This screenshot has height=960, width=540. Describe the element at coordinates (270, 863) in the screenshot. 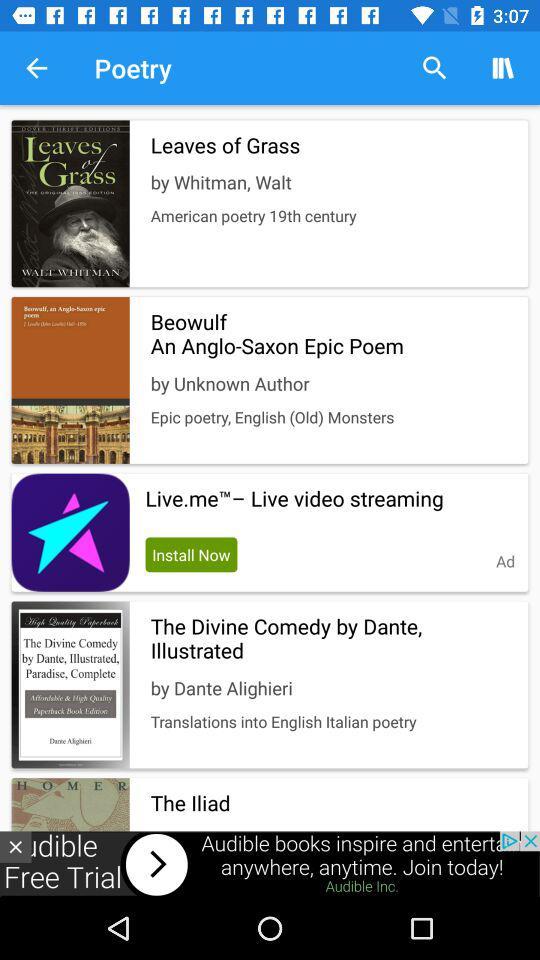

I see `click on the advertisement` at that location.